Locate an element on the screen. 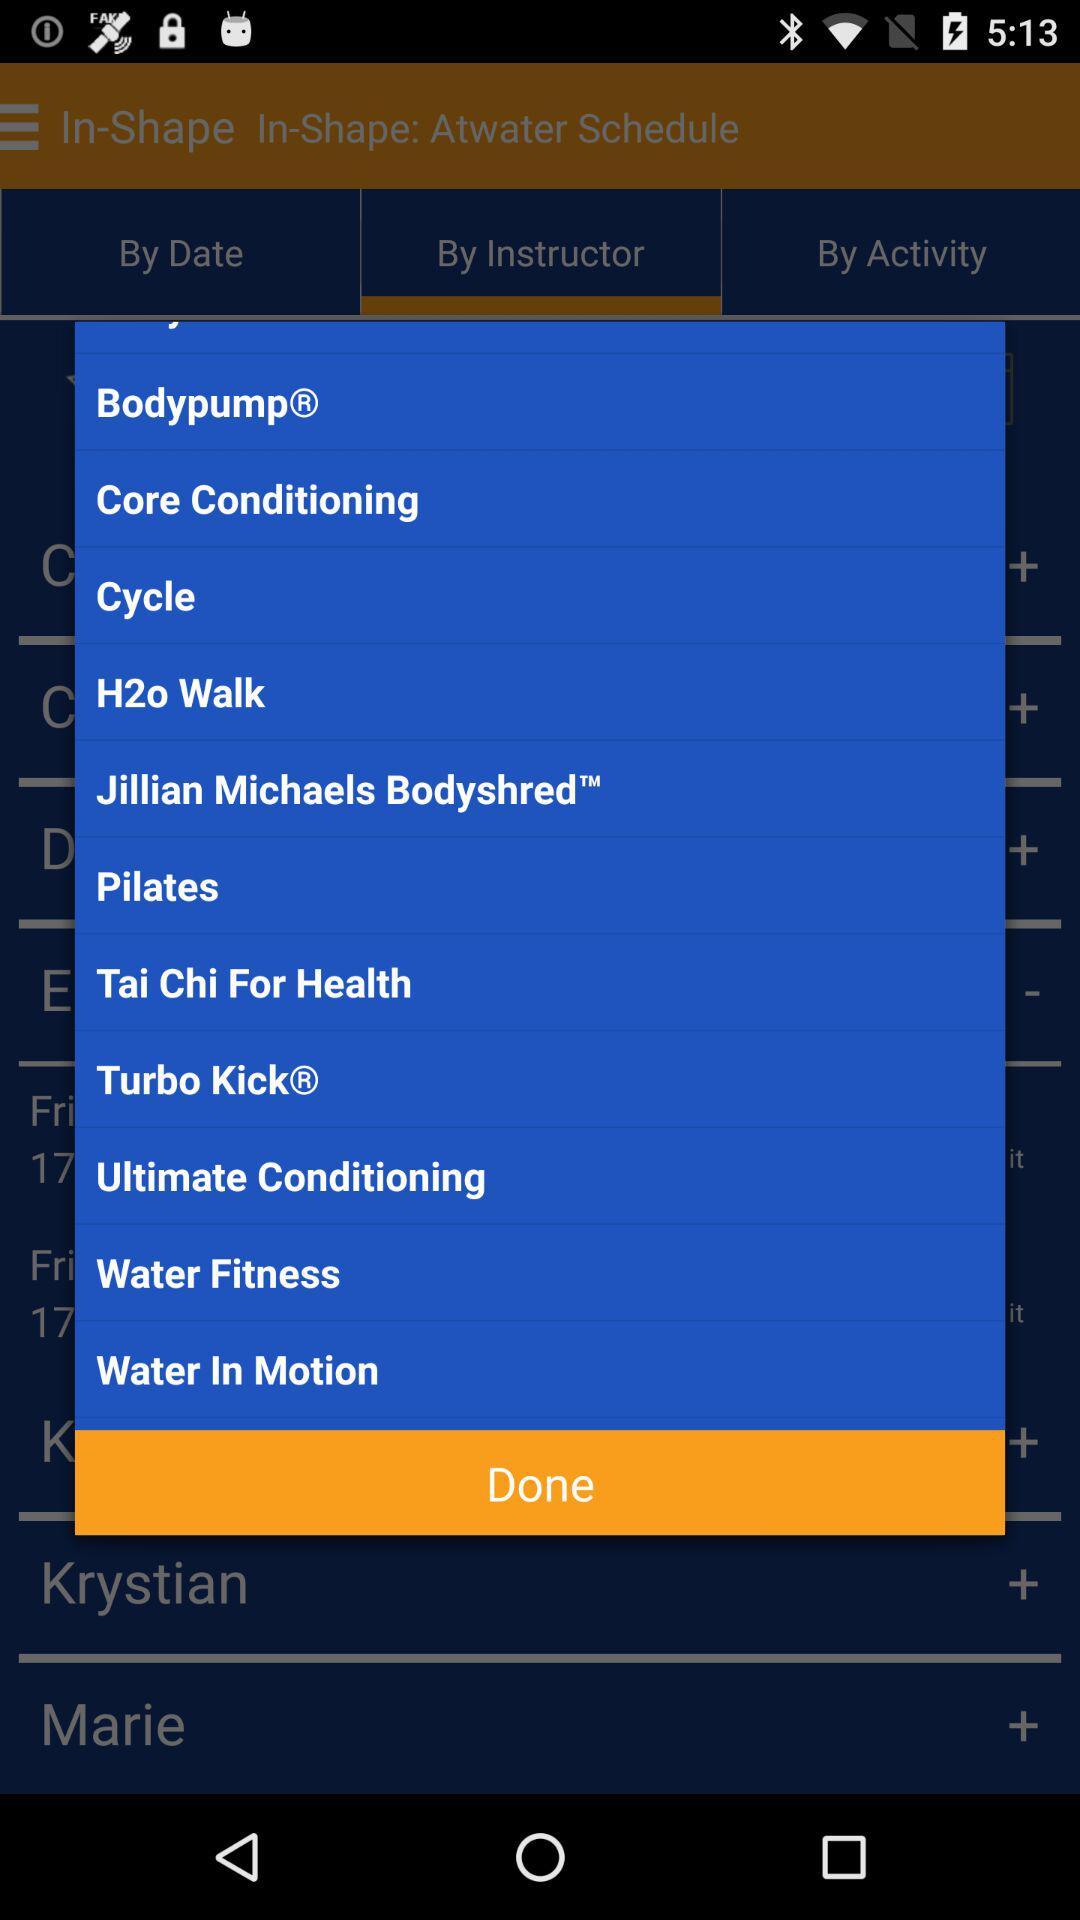 The width and height of the screenshot is (1080, 1920). app above the pilates is located at coordinates (540, 787).